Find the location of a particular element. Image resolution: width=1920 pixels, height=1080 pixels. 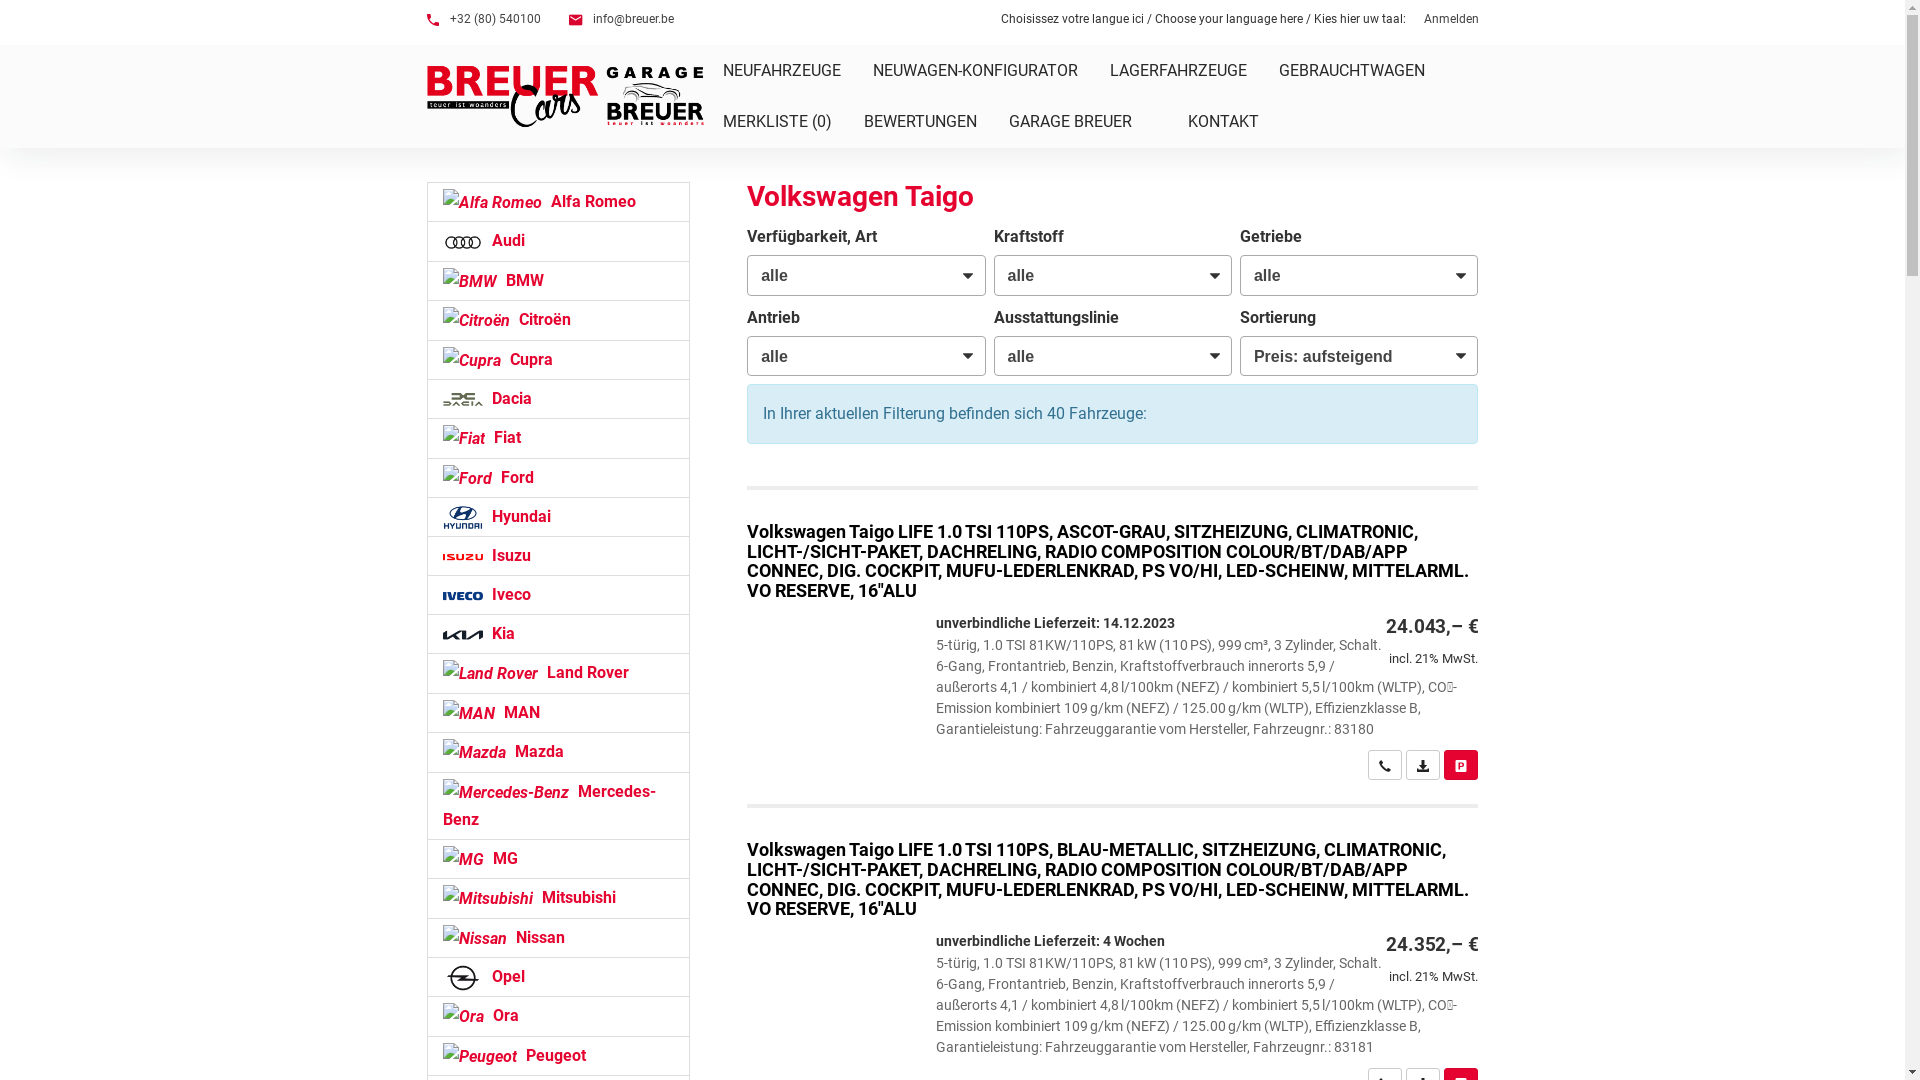

'GEBRAUCHTWAGEN' is located at coordinates (1350, 69).